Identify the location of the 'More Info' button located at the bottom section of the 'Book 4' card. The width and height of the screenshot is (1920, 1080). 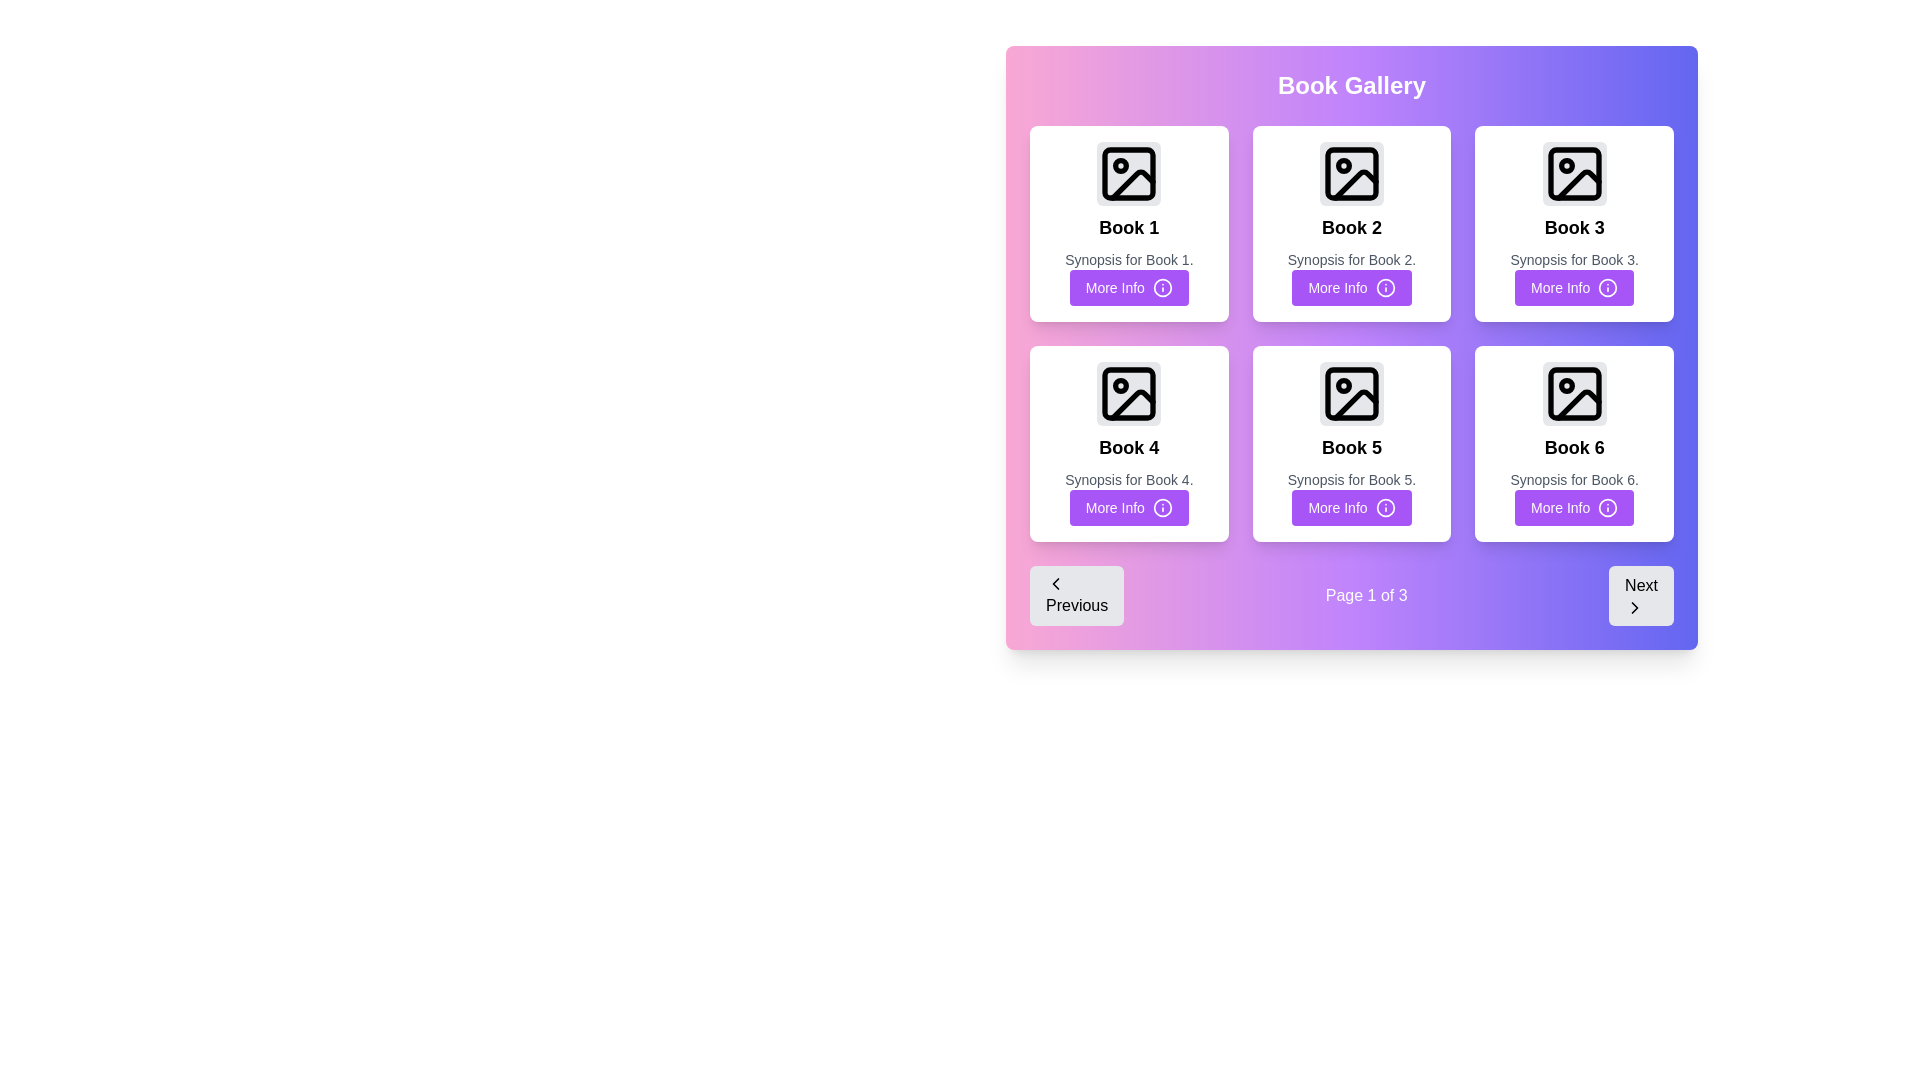
(1129, 507).